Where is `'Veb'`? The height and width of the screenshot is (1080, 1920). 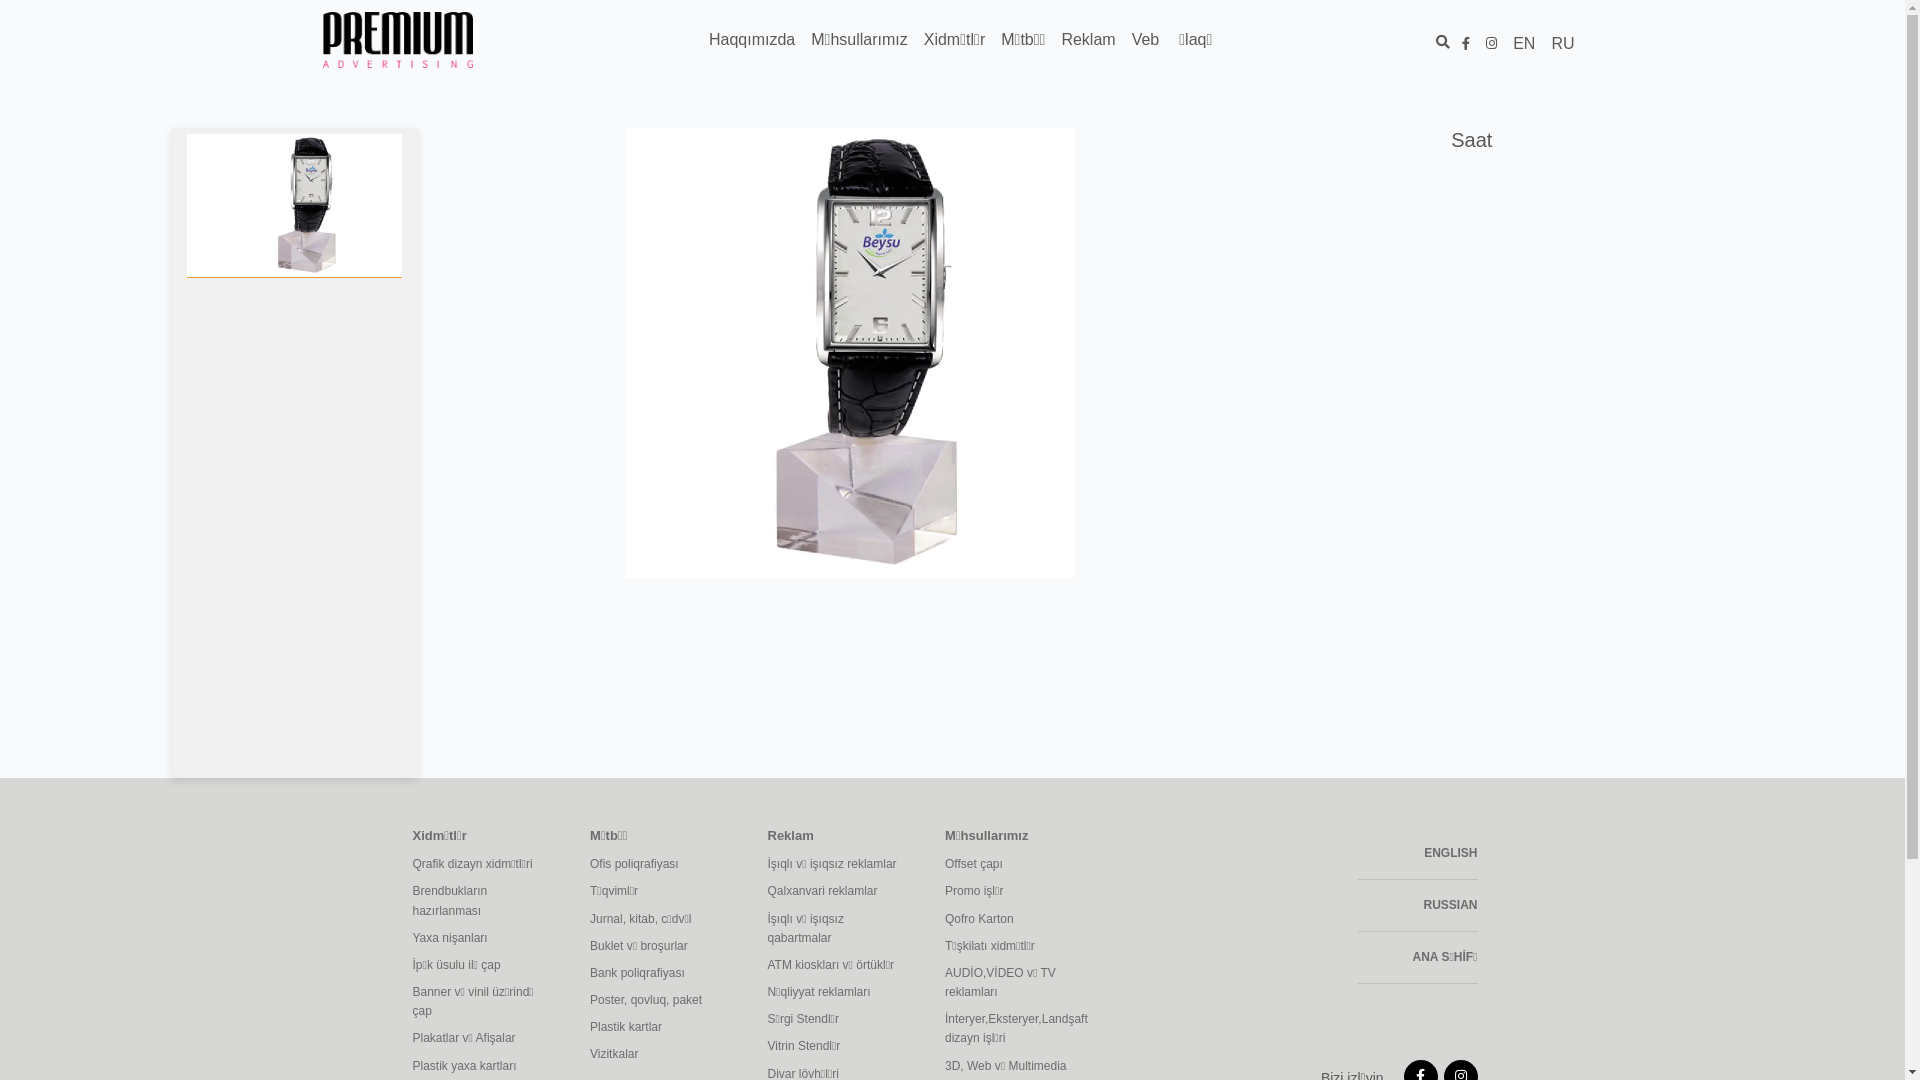 'Veb' is located at coordinates (1146, 39).